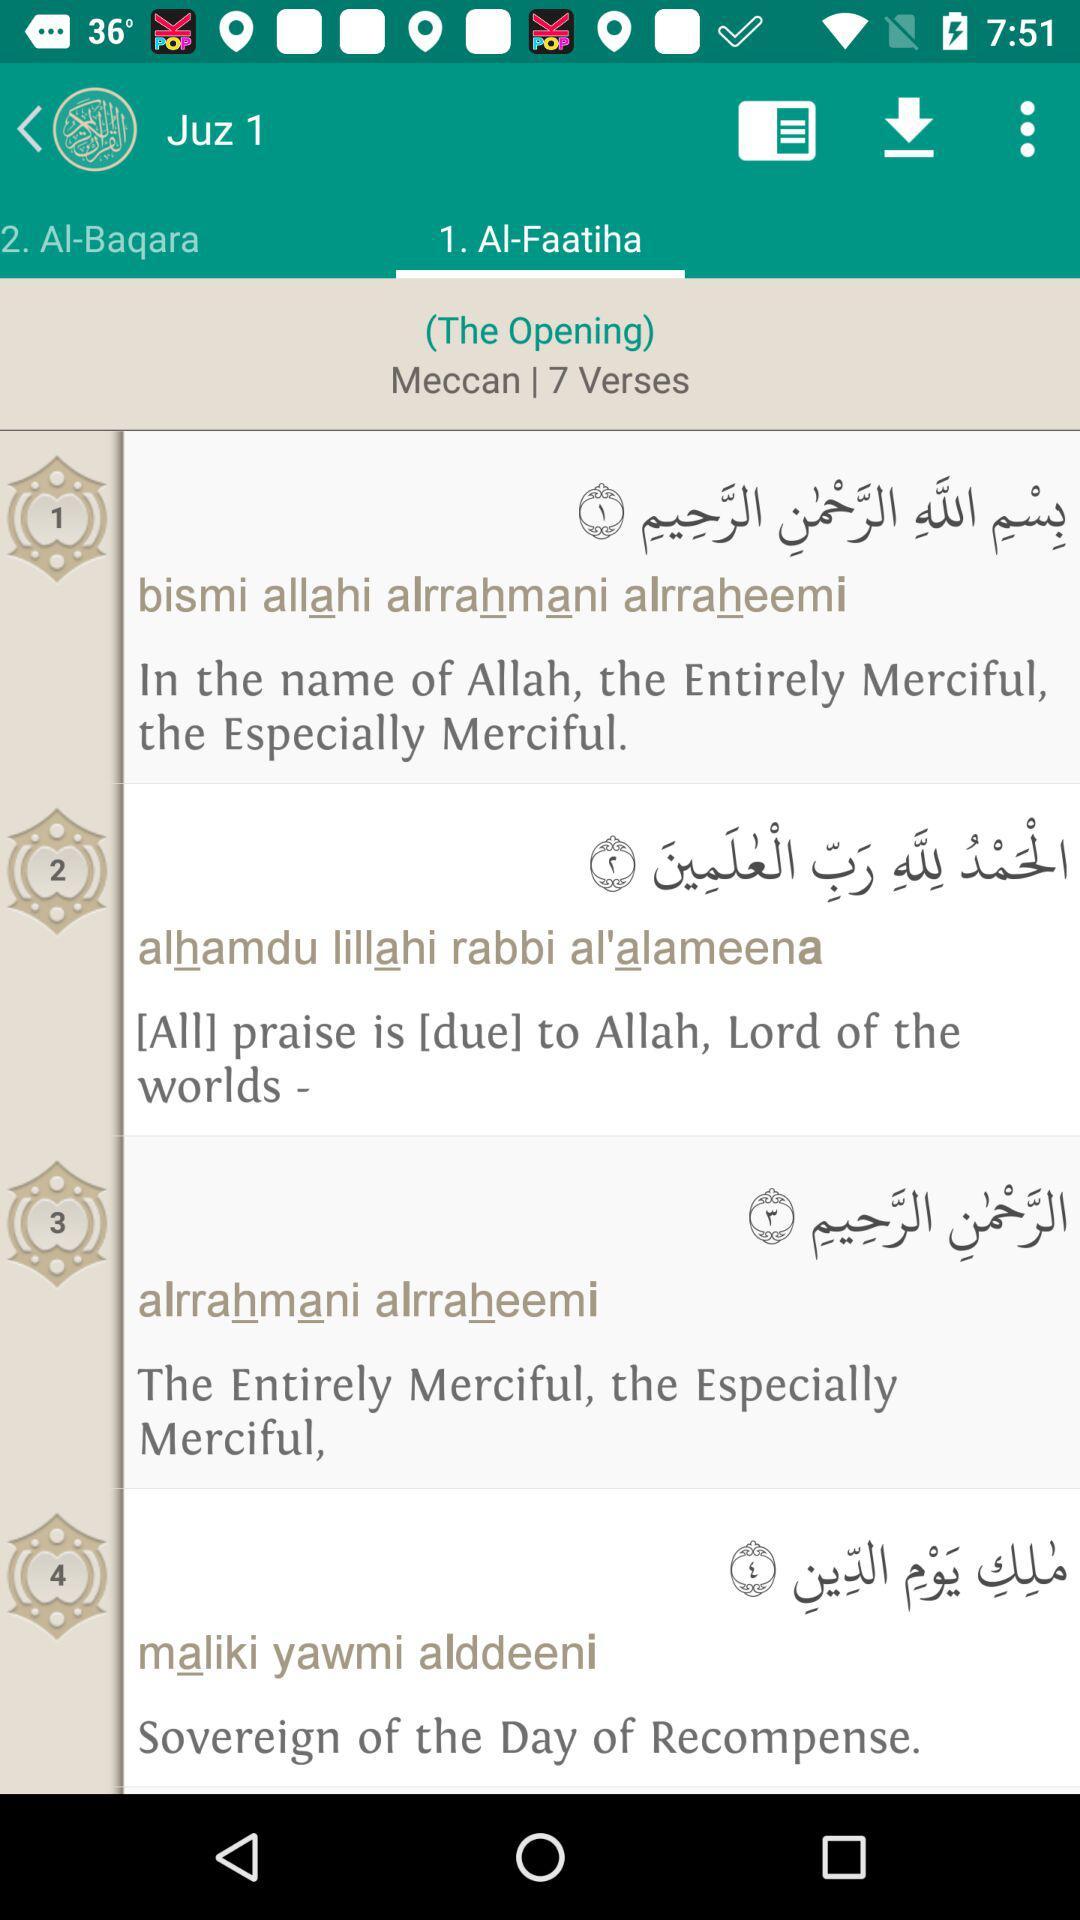  I want to click on the file_download icon, so click(909, 127).